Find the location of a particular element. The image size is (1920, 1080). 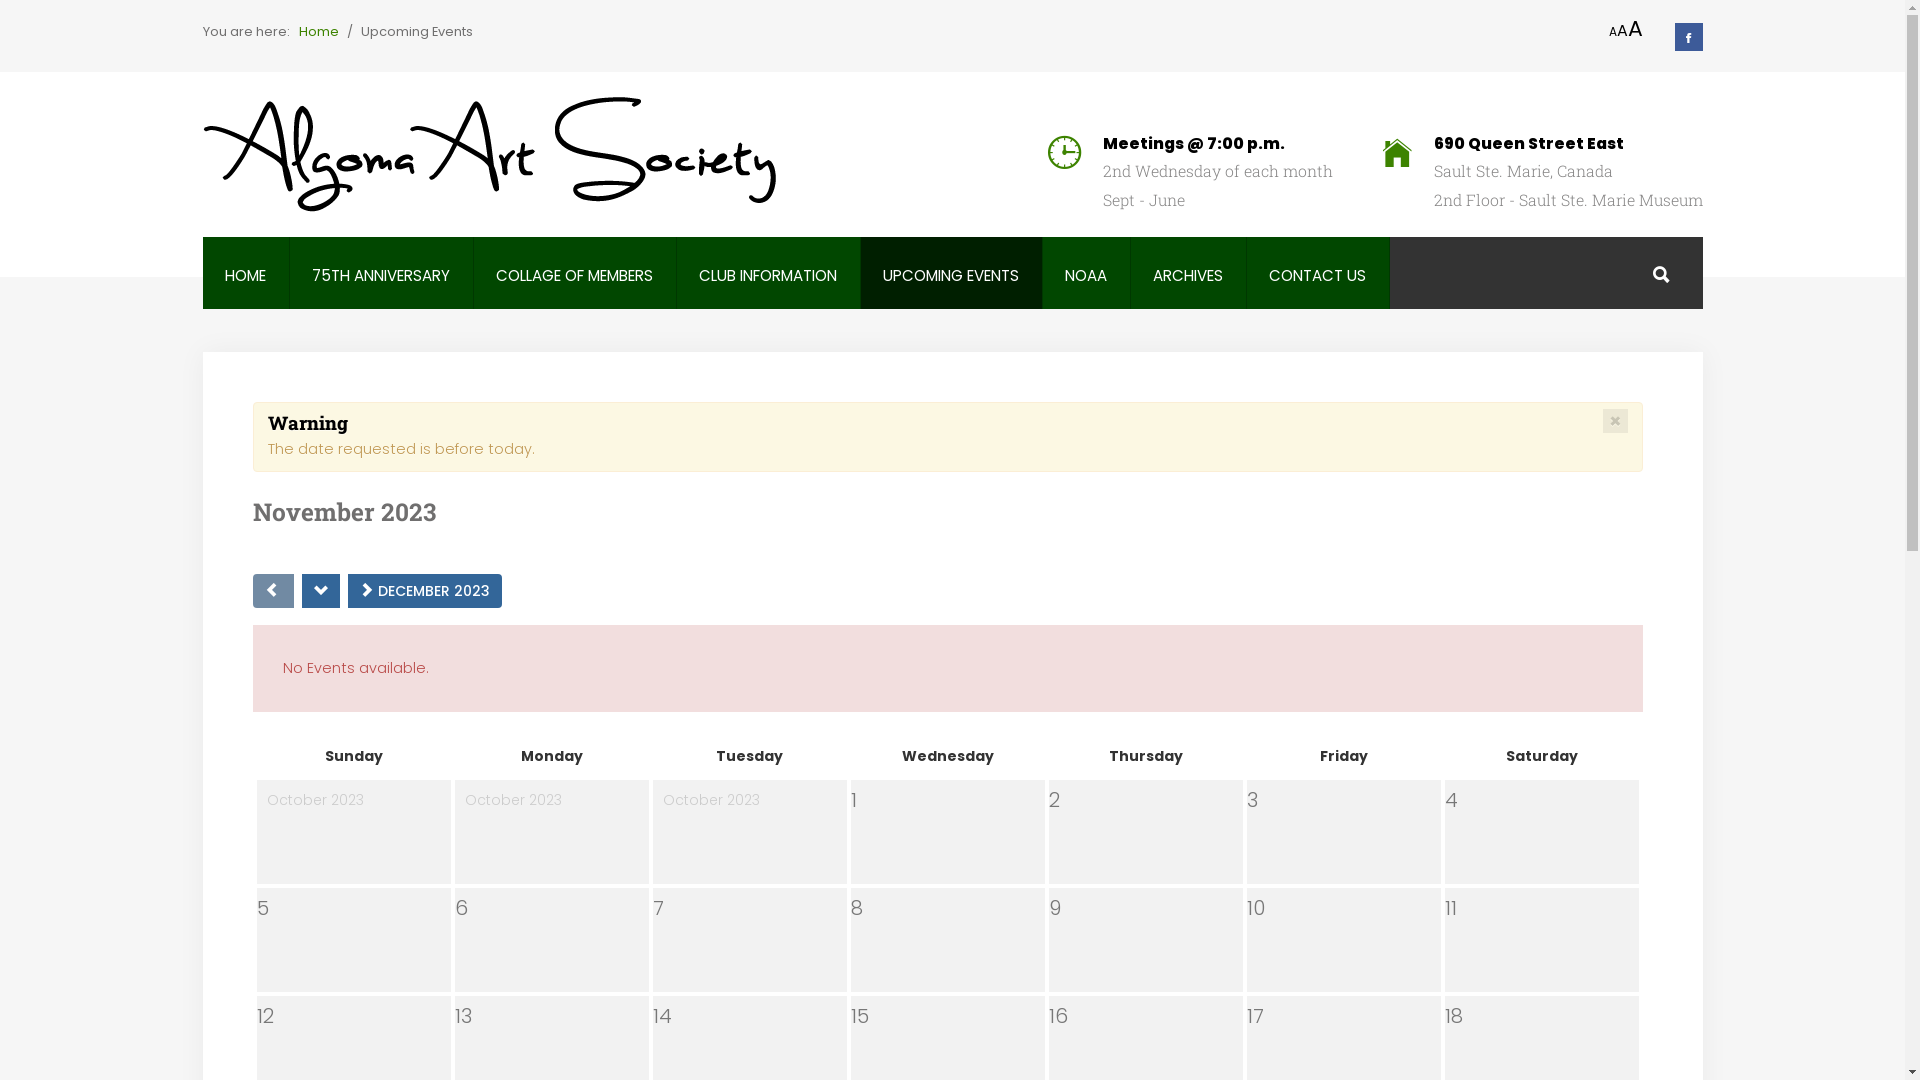

'CLUB INFORMATION' is located at coordinates (767, 275).